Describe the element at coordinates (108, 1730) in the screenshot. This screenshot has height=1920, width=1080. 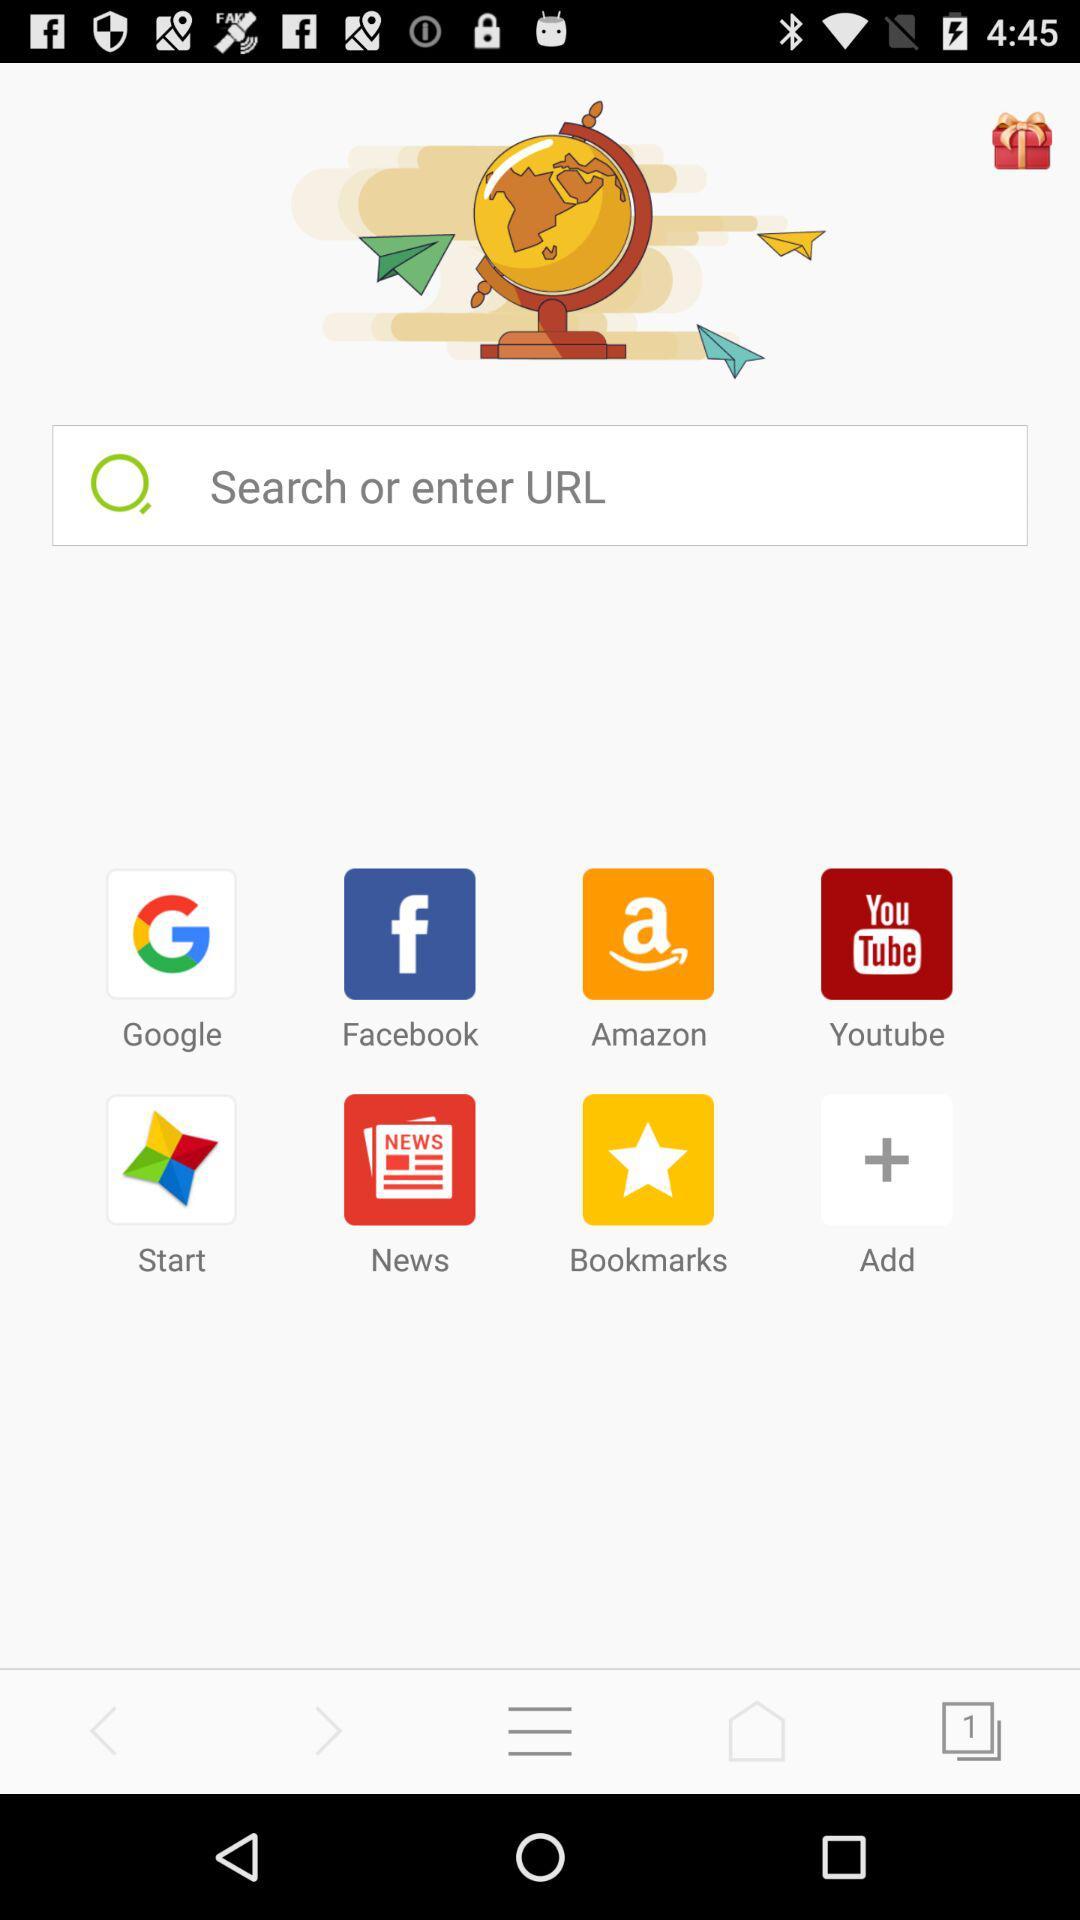
I see `go back` at that location.